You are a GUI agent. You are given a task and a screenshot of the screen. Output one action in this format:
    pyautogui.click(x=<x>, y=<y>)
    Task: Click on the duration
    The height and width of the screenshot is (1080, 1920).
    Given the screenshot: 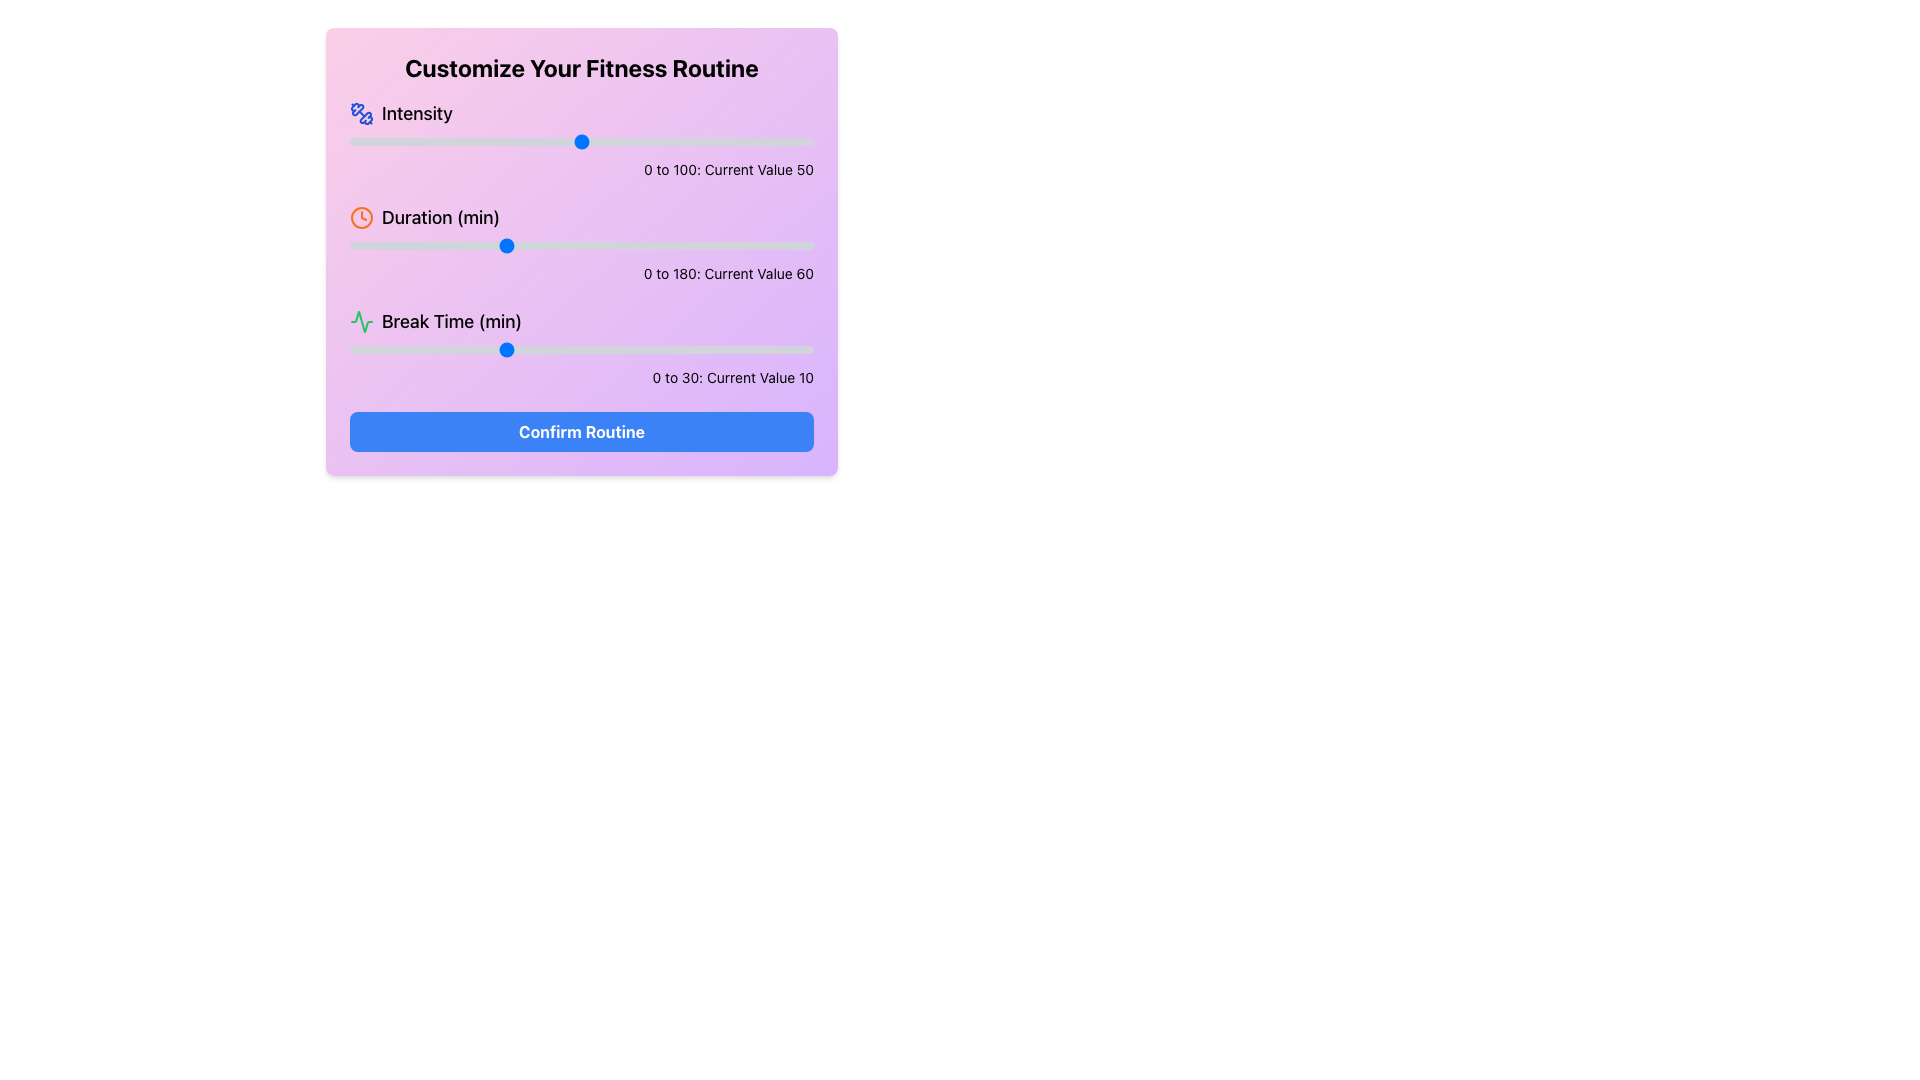 What is the action you would take?
    pyautogui.click(x=352, y=245)
    